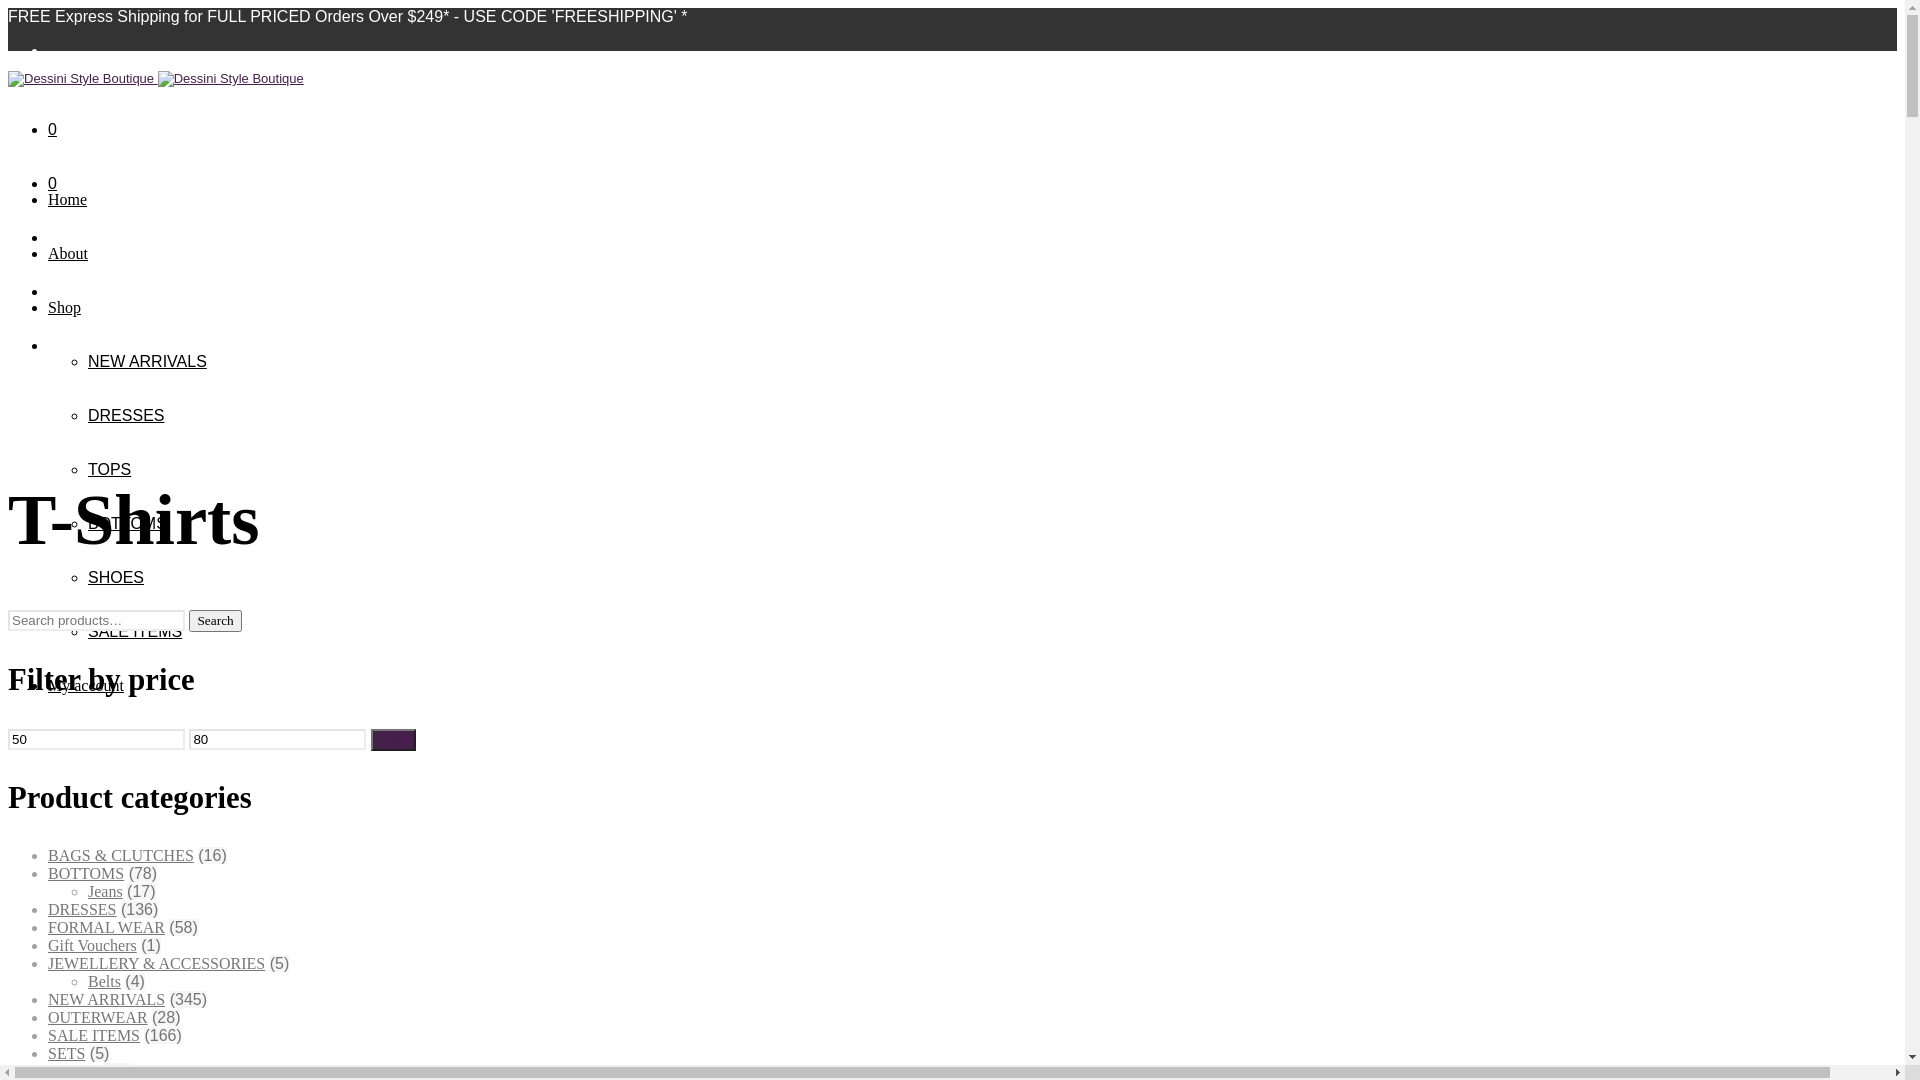 The image size is (1920, 1080). I want to click on 'My account', so click(85, 684).